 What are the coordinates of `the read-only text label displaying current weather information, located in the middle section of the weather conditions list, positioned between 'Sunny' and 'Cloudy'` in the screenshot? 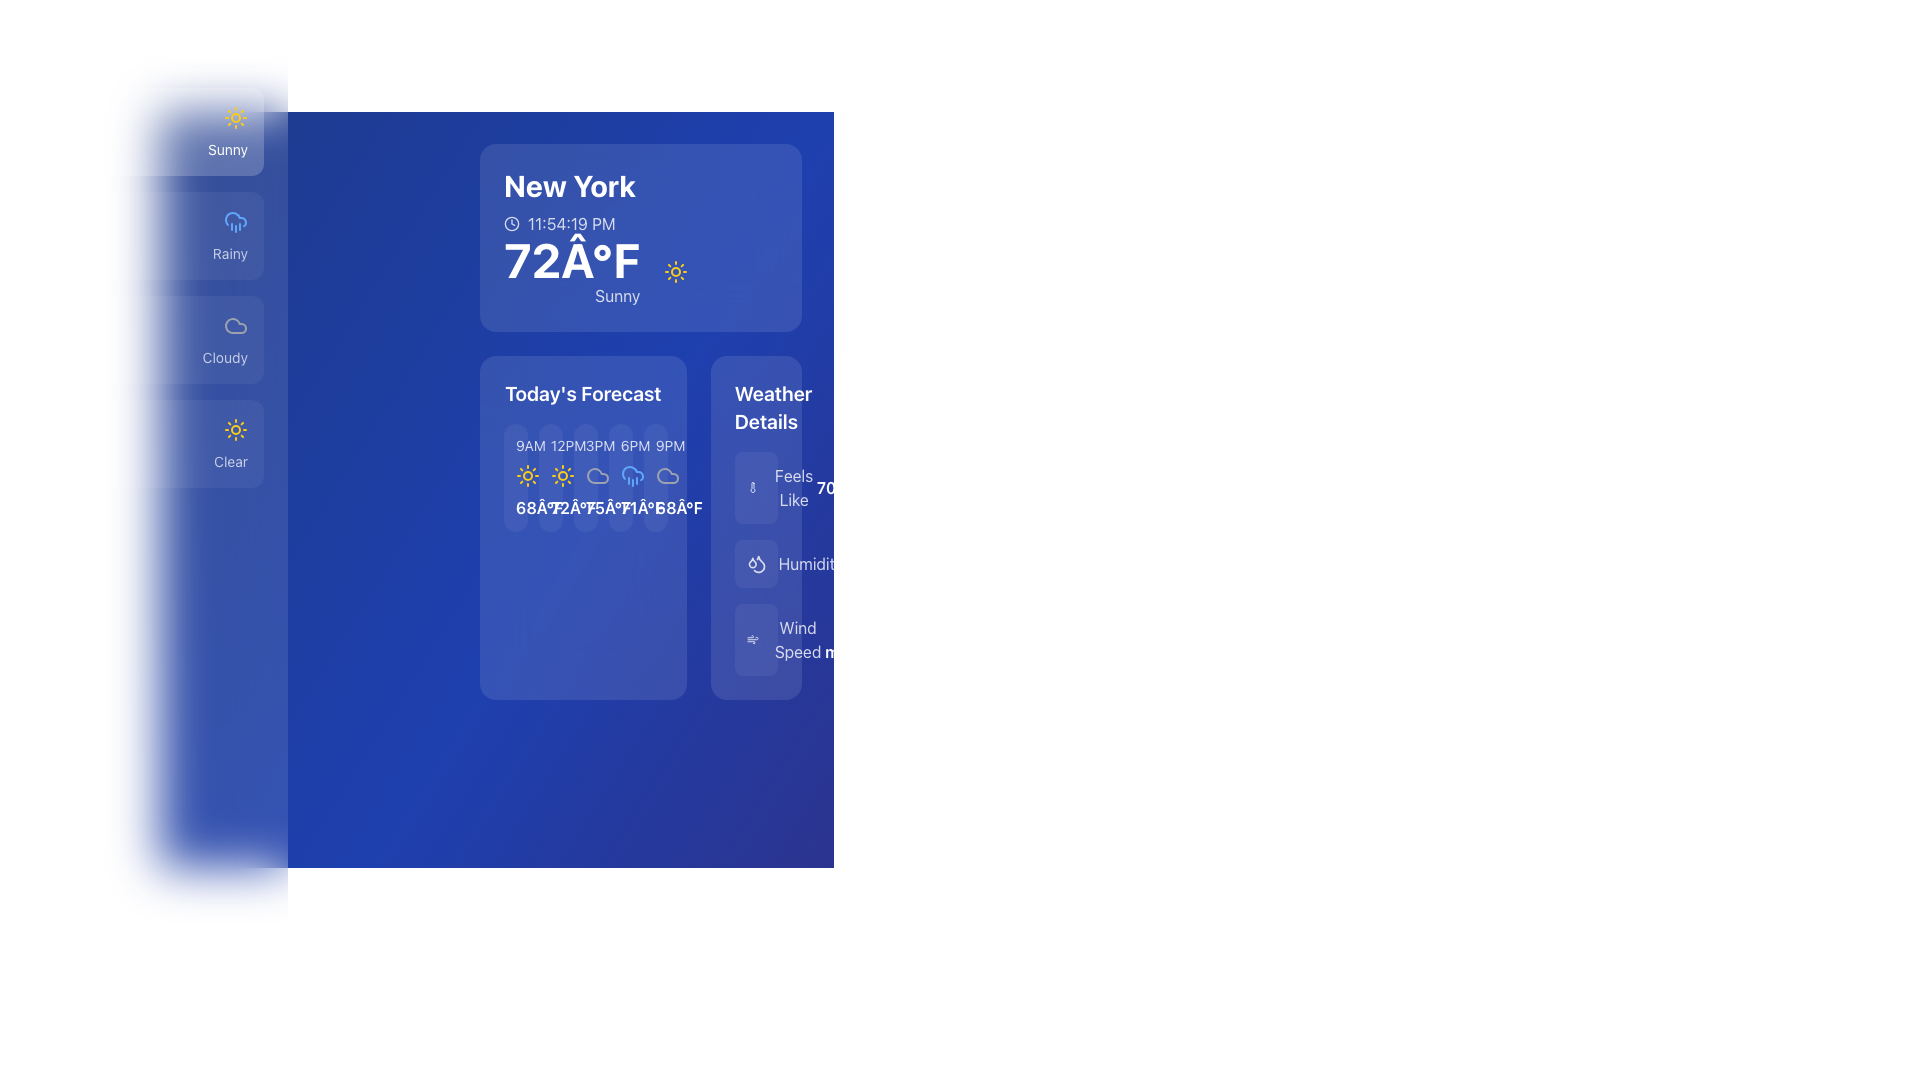 It's located at (143, 253).